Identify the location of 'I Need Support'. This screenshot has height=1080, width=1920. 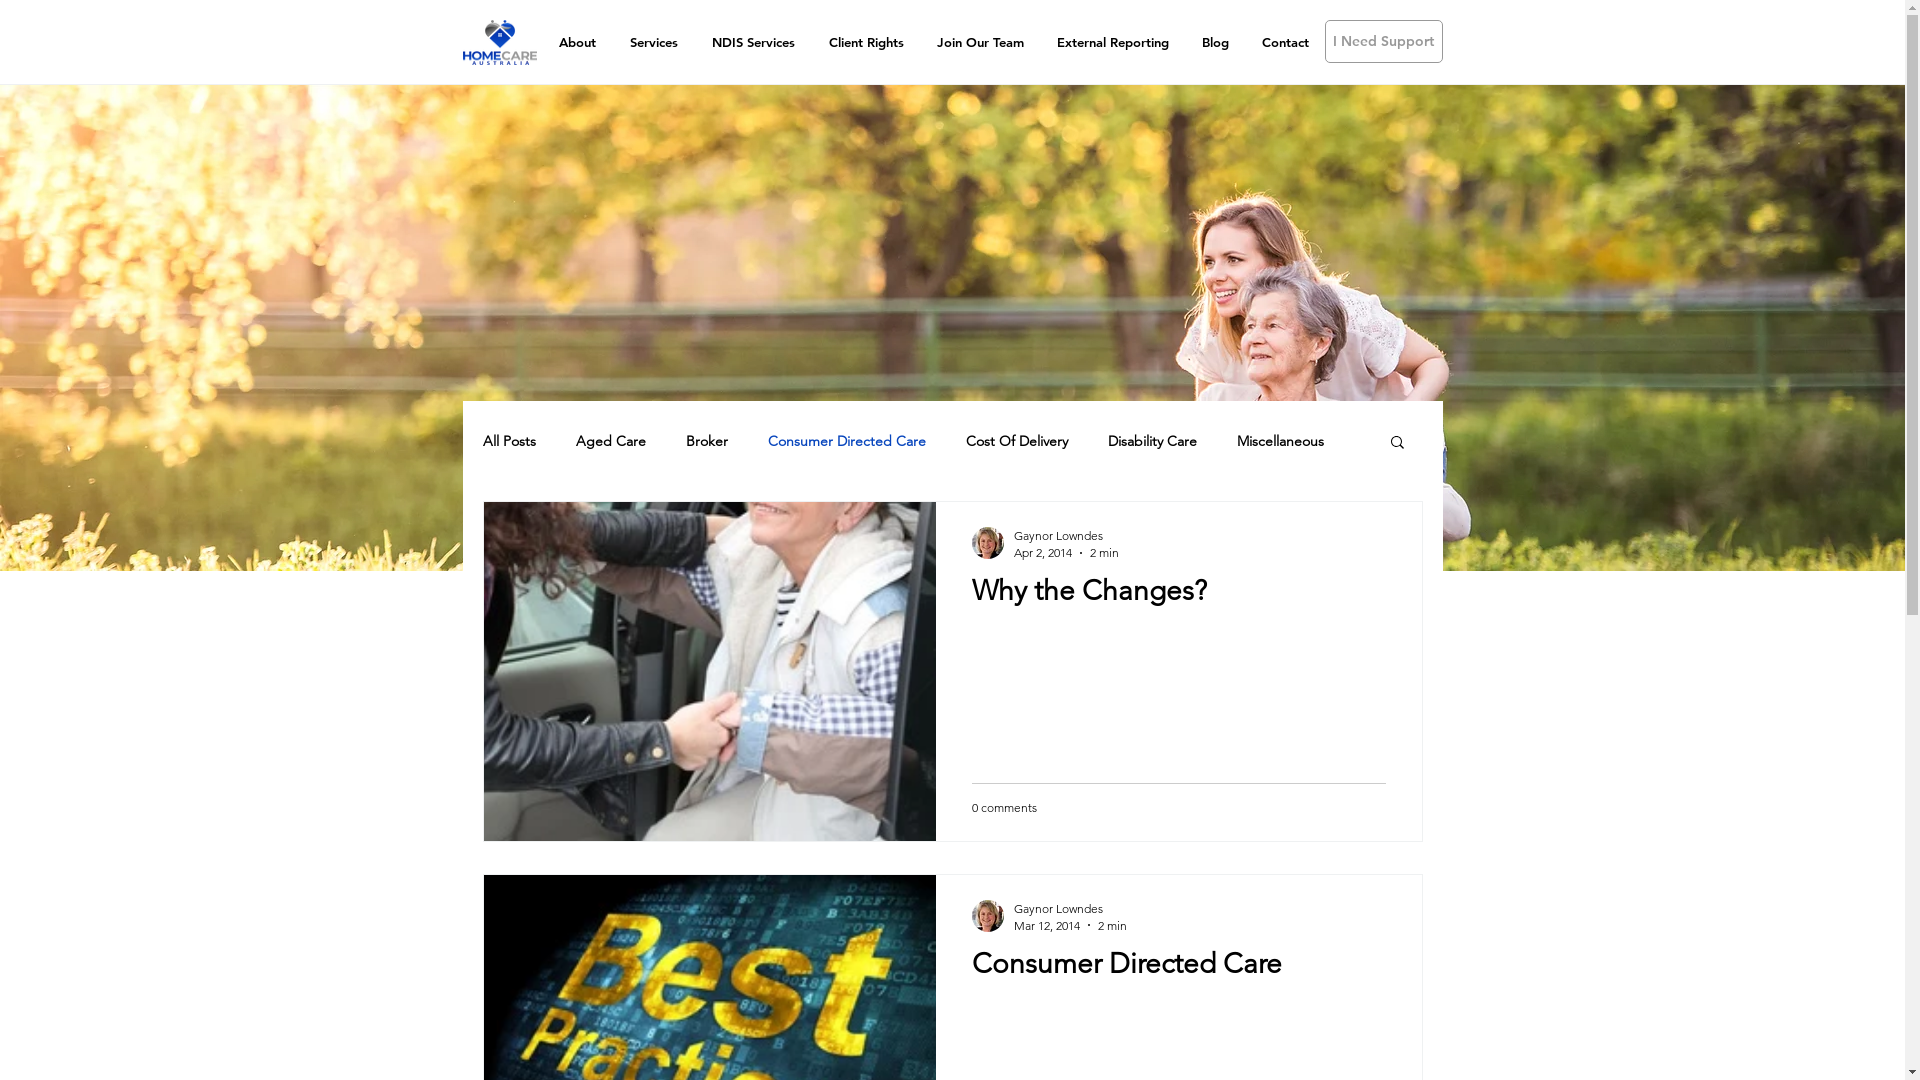
(1381, 41).